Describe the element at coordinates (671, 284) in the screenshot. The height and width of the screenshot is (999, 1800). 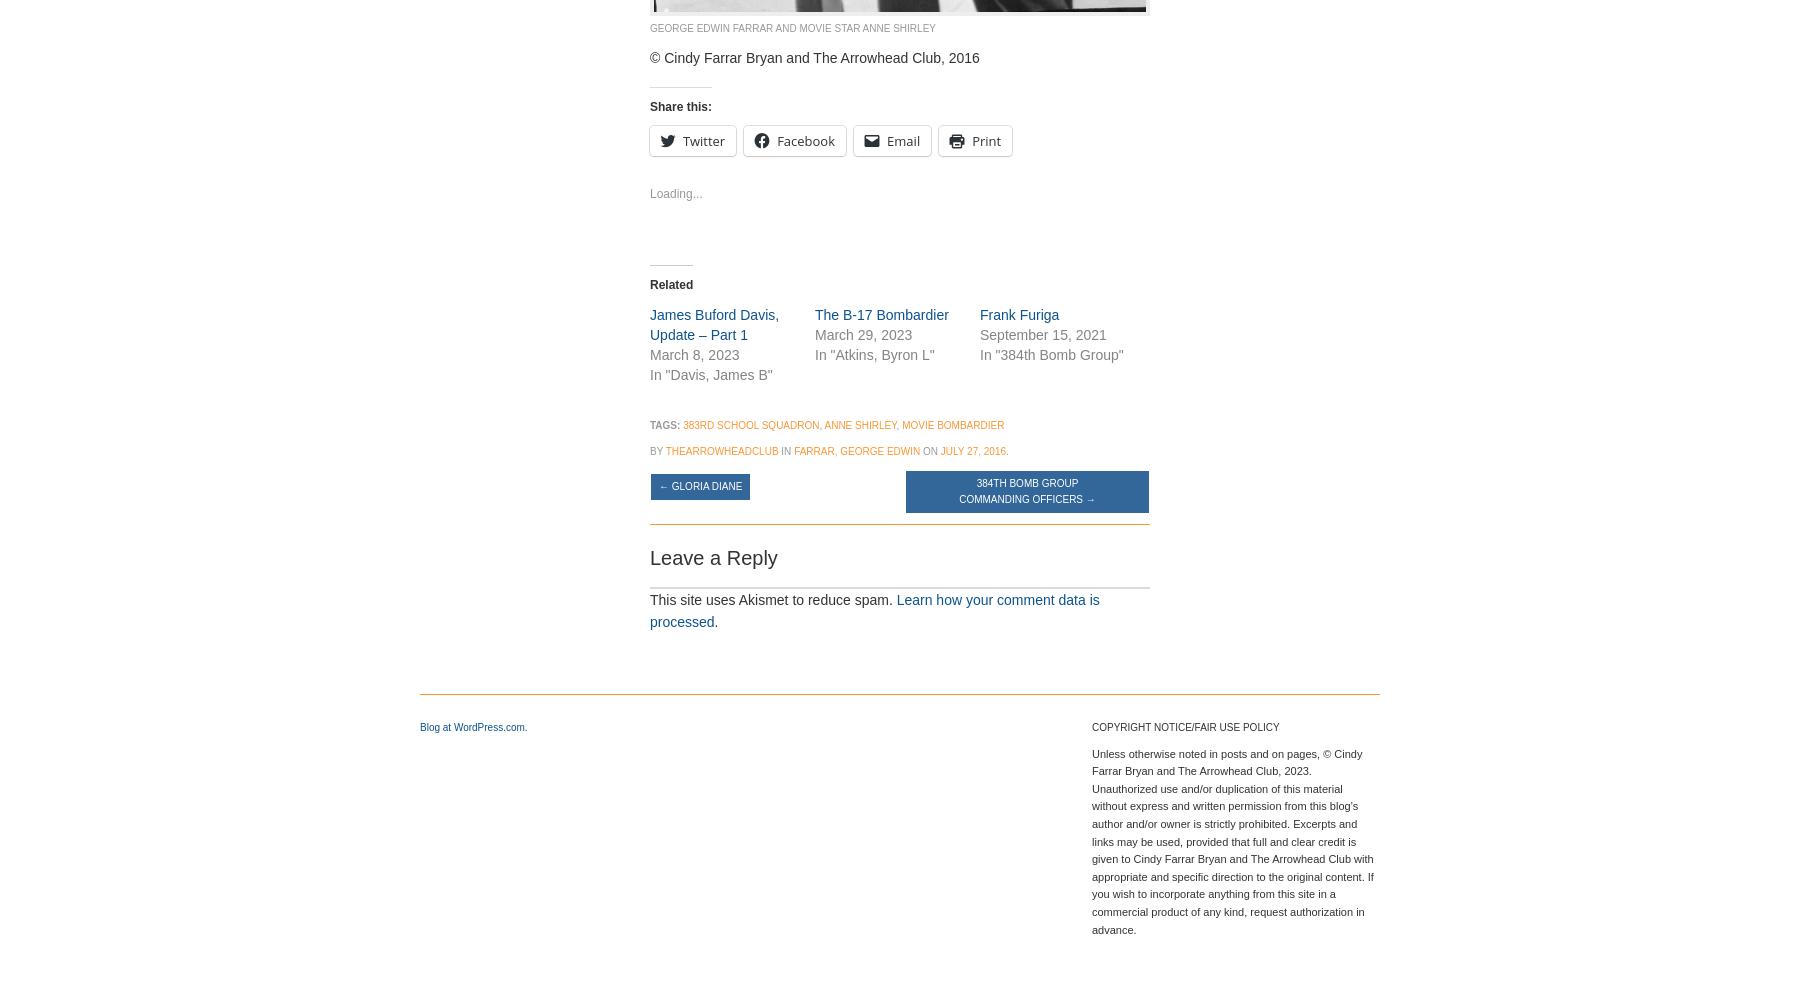
I see `'Related'` at that location.